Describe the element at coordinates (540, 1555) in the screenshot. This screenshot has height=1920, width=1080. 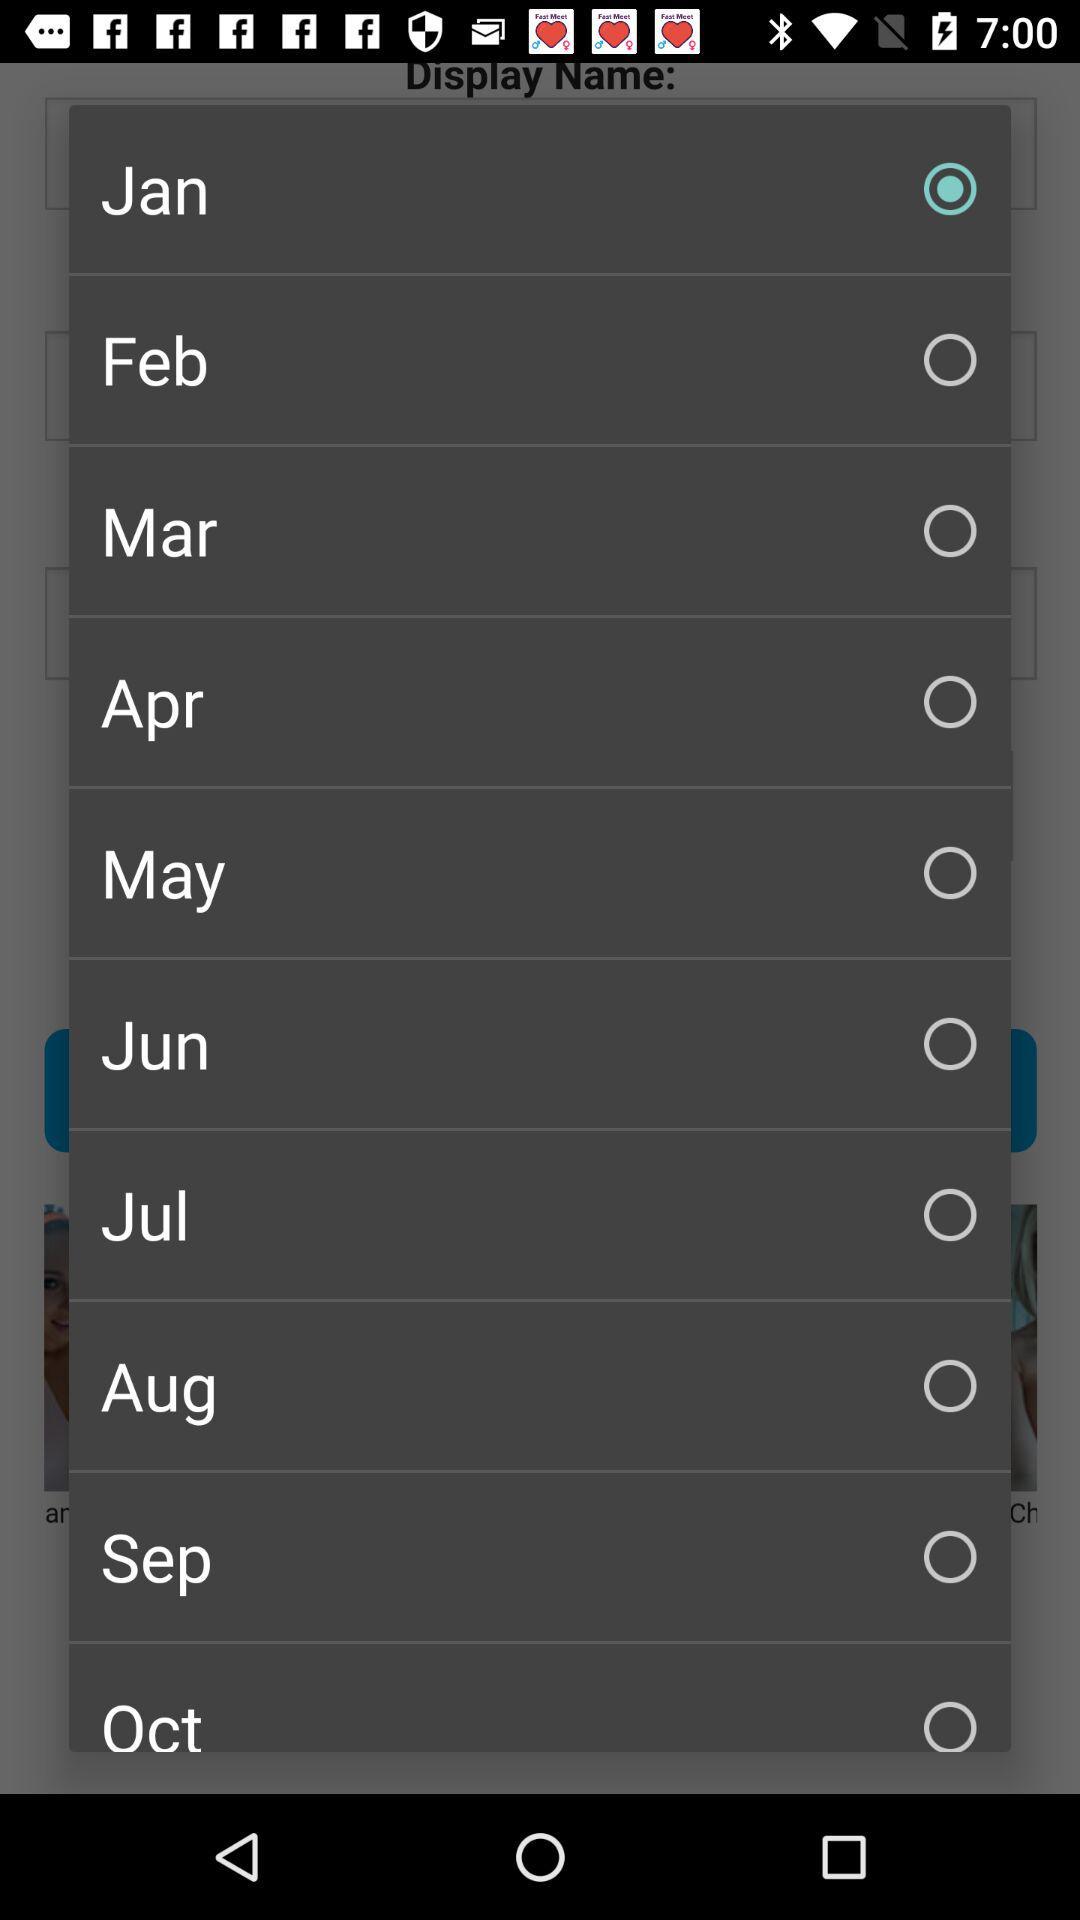
I see `sep icon` at that location.